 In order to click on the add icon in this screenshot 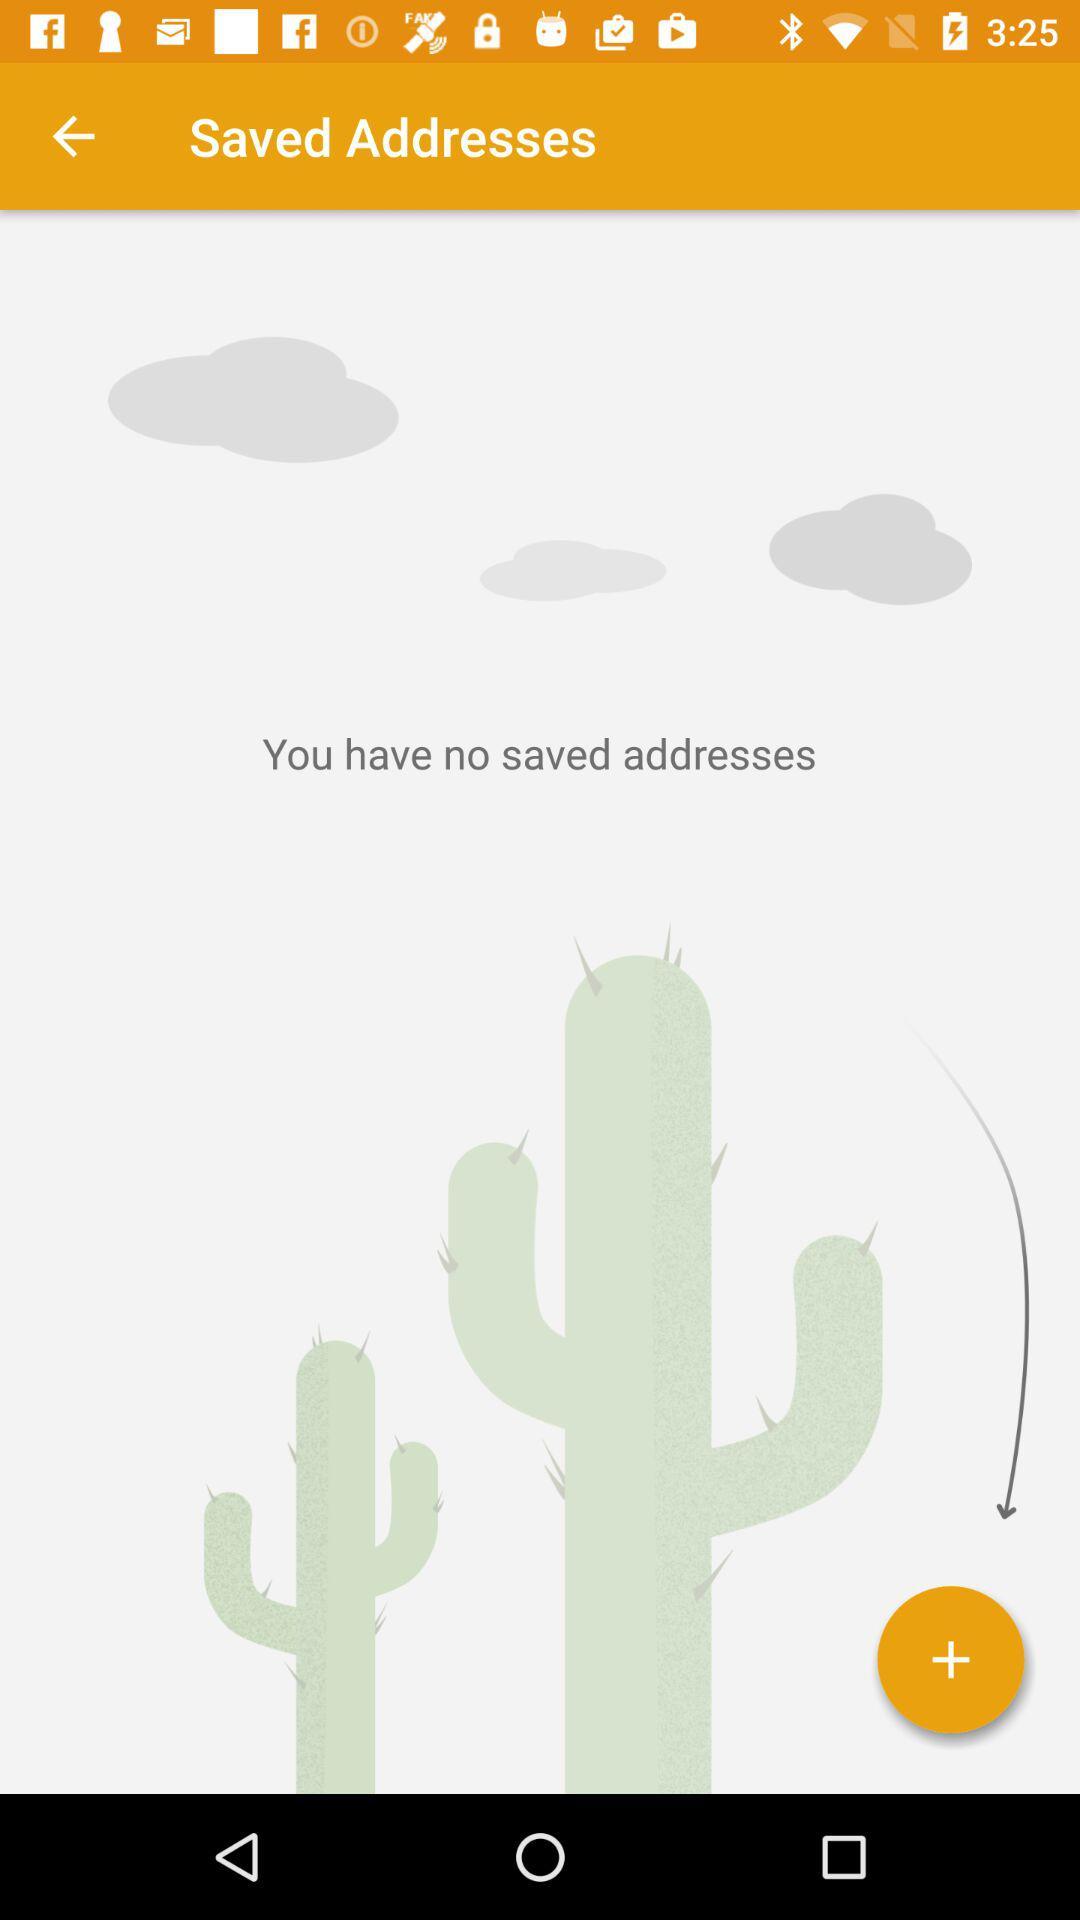, I will do `click(950, 1659)`.